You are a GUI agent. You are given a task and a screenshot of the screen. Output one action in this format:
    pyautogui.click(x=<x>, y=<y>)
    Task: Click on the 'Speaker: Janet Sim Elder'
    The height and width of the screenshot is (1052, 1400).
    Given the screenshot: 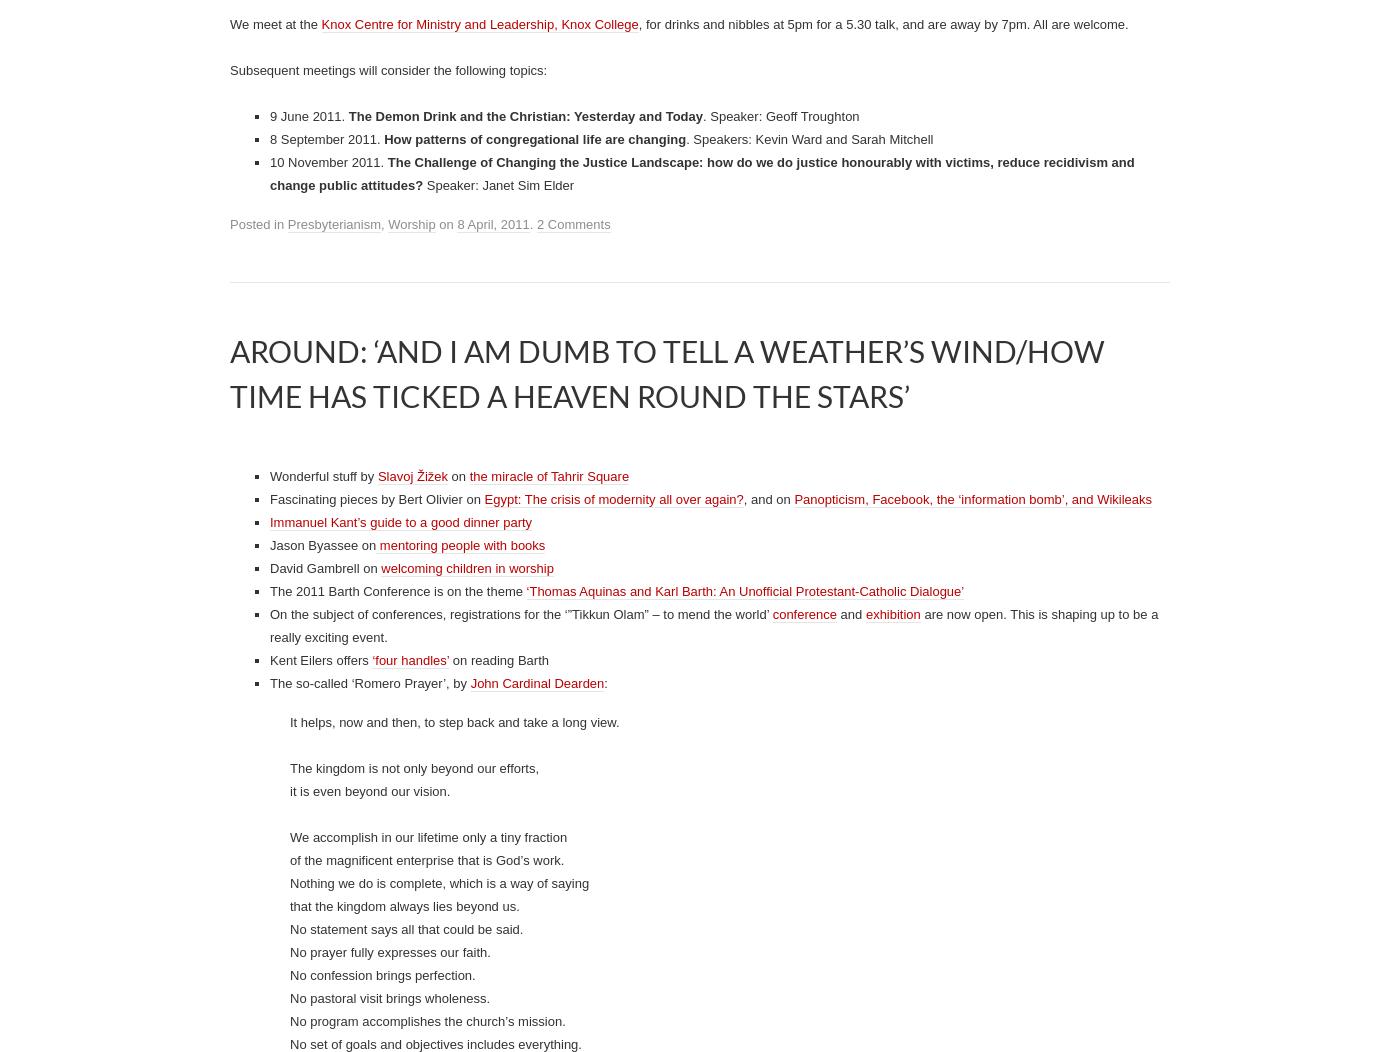 What is the action you would take?
    pyautogui.click(x=498, y=951)
    